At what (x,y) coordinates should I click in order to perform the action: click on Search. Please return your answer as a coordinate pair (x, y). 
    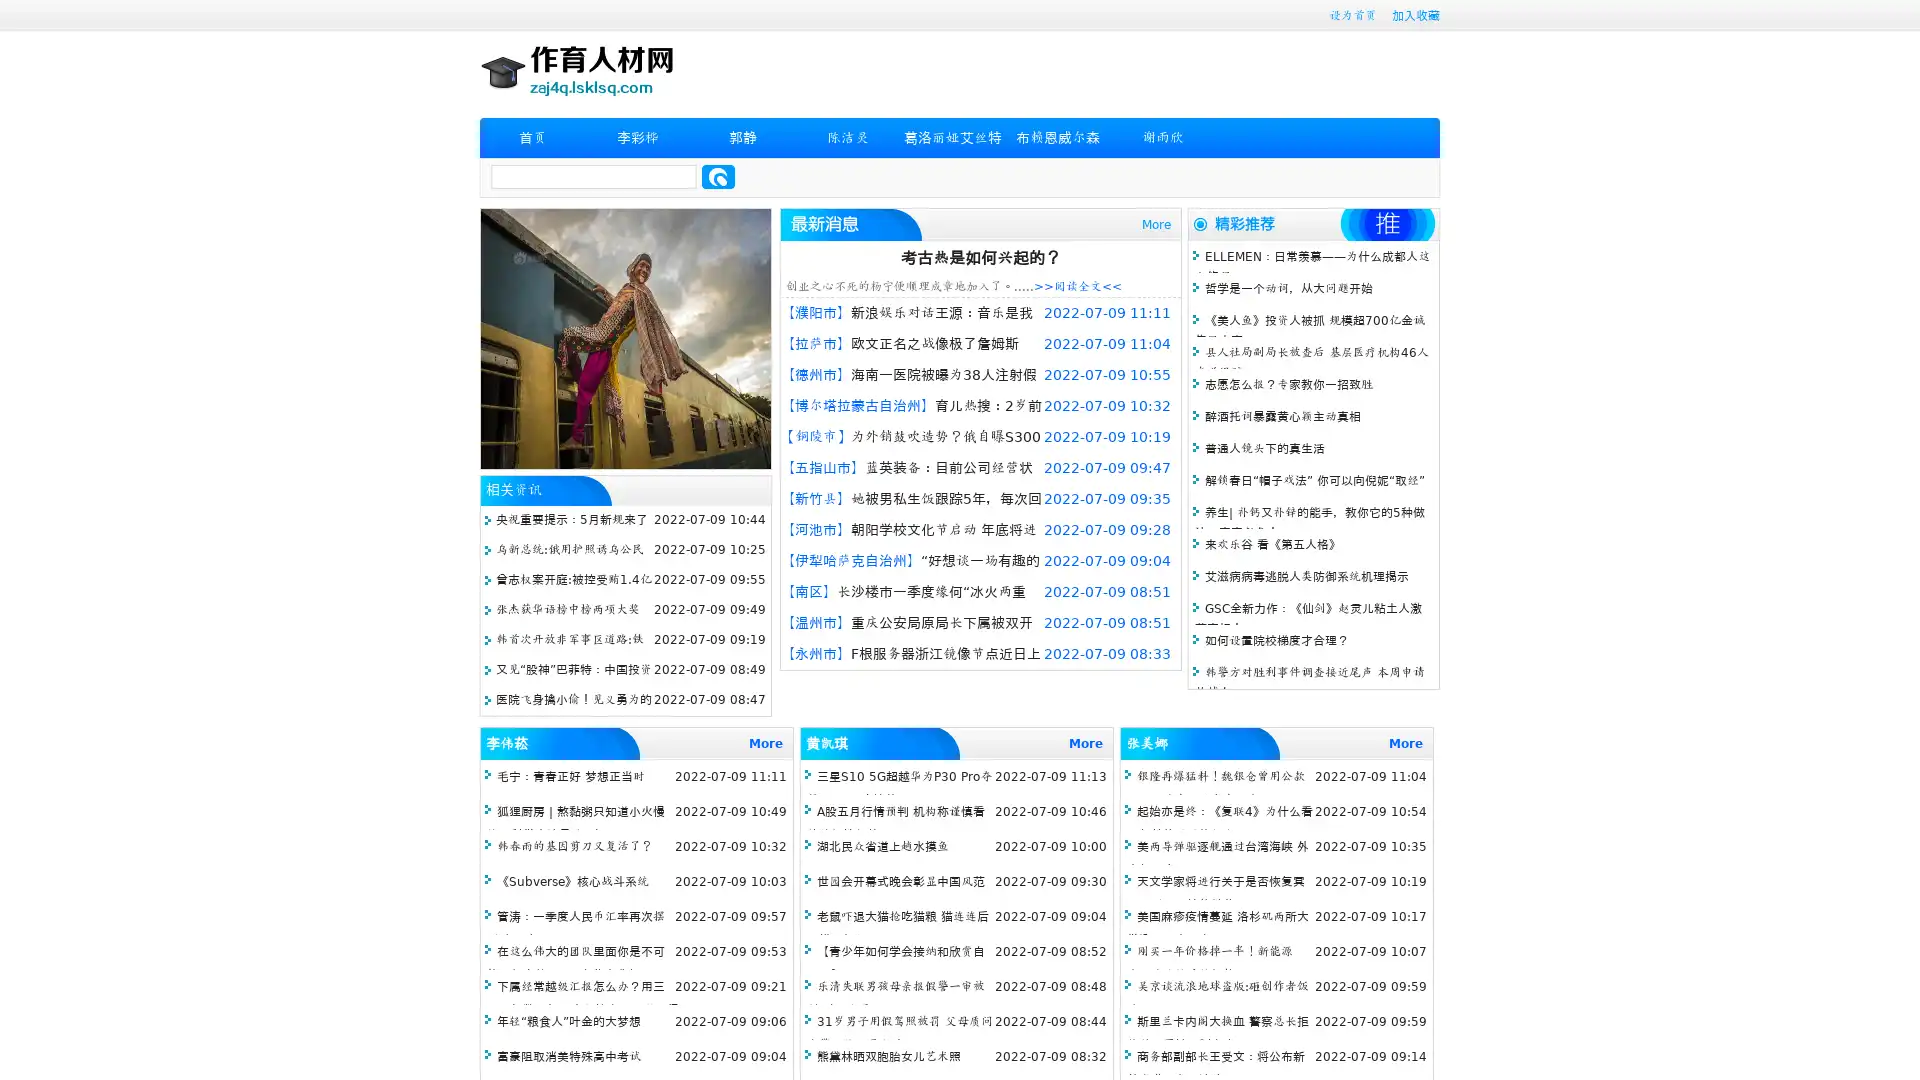
    Looking at the image, I should click on (718, 176).